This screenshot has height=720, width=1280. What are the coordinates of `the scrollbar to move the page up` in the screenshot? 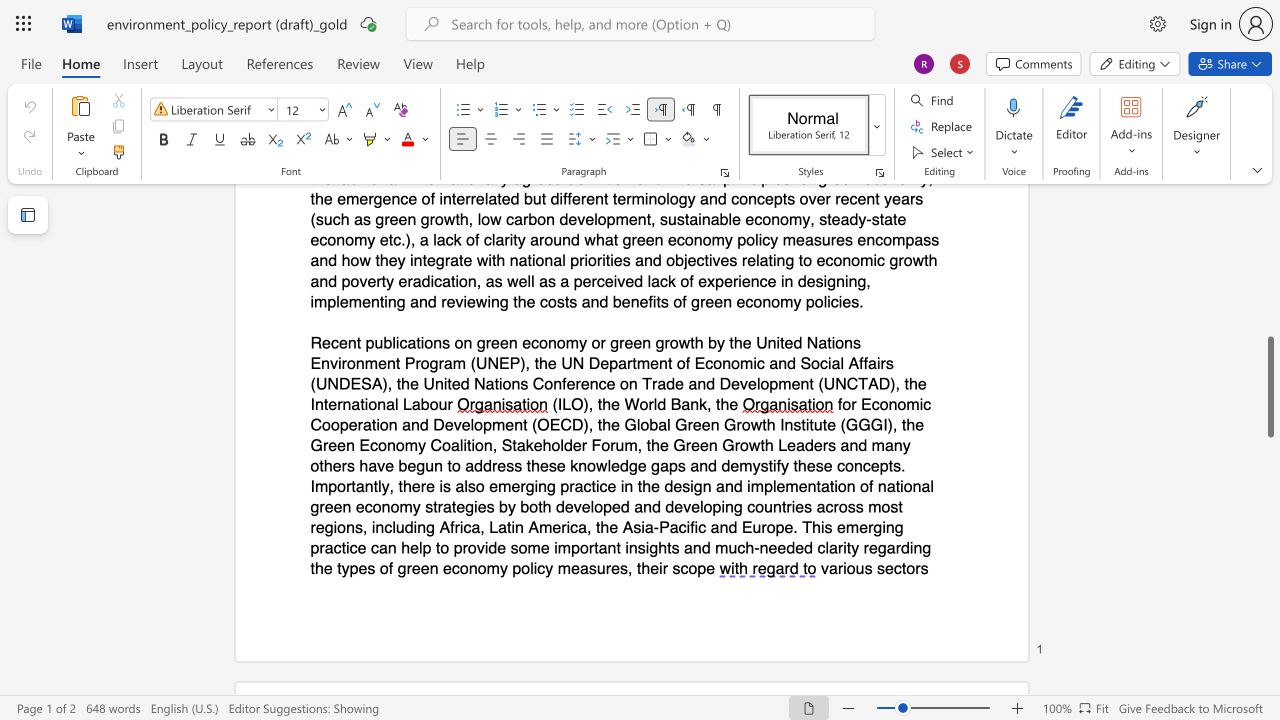 It's located at (1269, 270).